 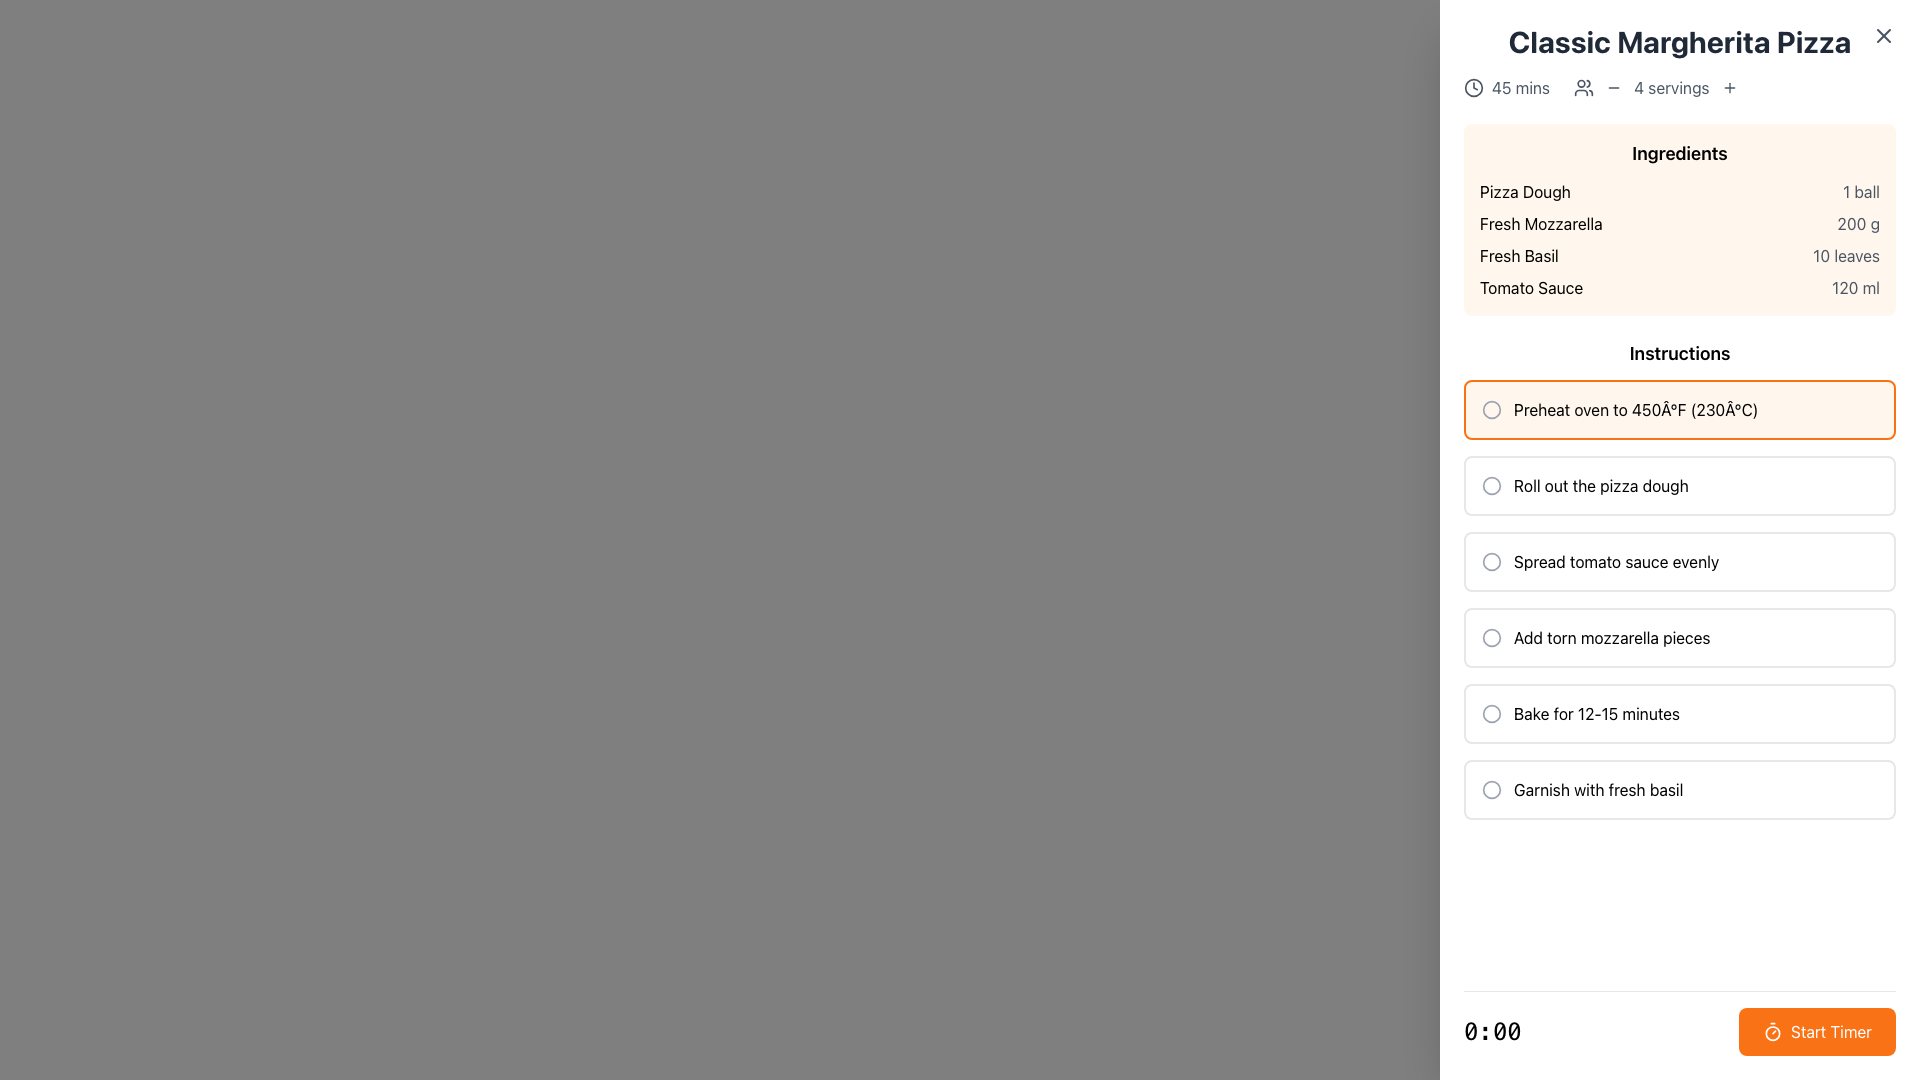 What do you see at coordinates (1492, 562) in the screenshot?
I see `the circular icon with a gray border located to the left of the text 'Spread tomato sauce evenly' in the instructions list` at bounding box center [1492, 562].